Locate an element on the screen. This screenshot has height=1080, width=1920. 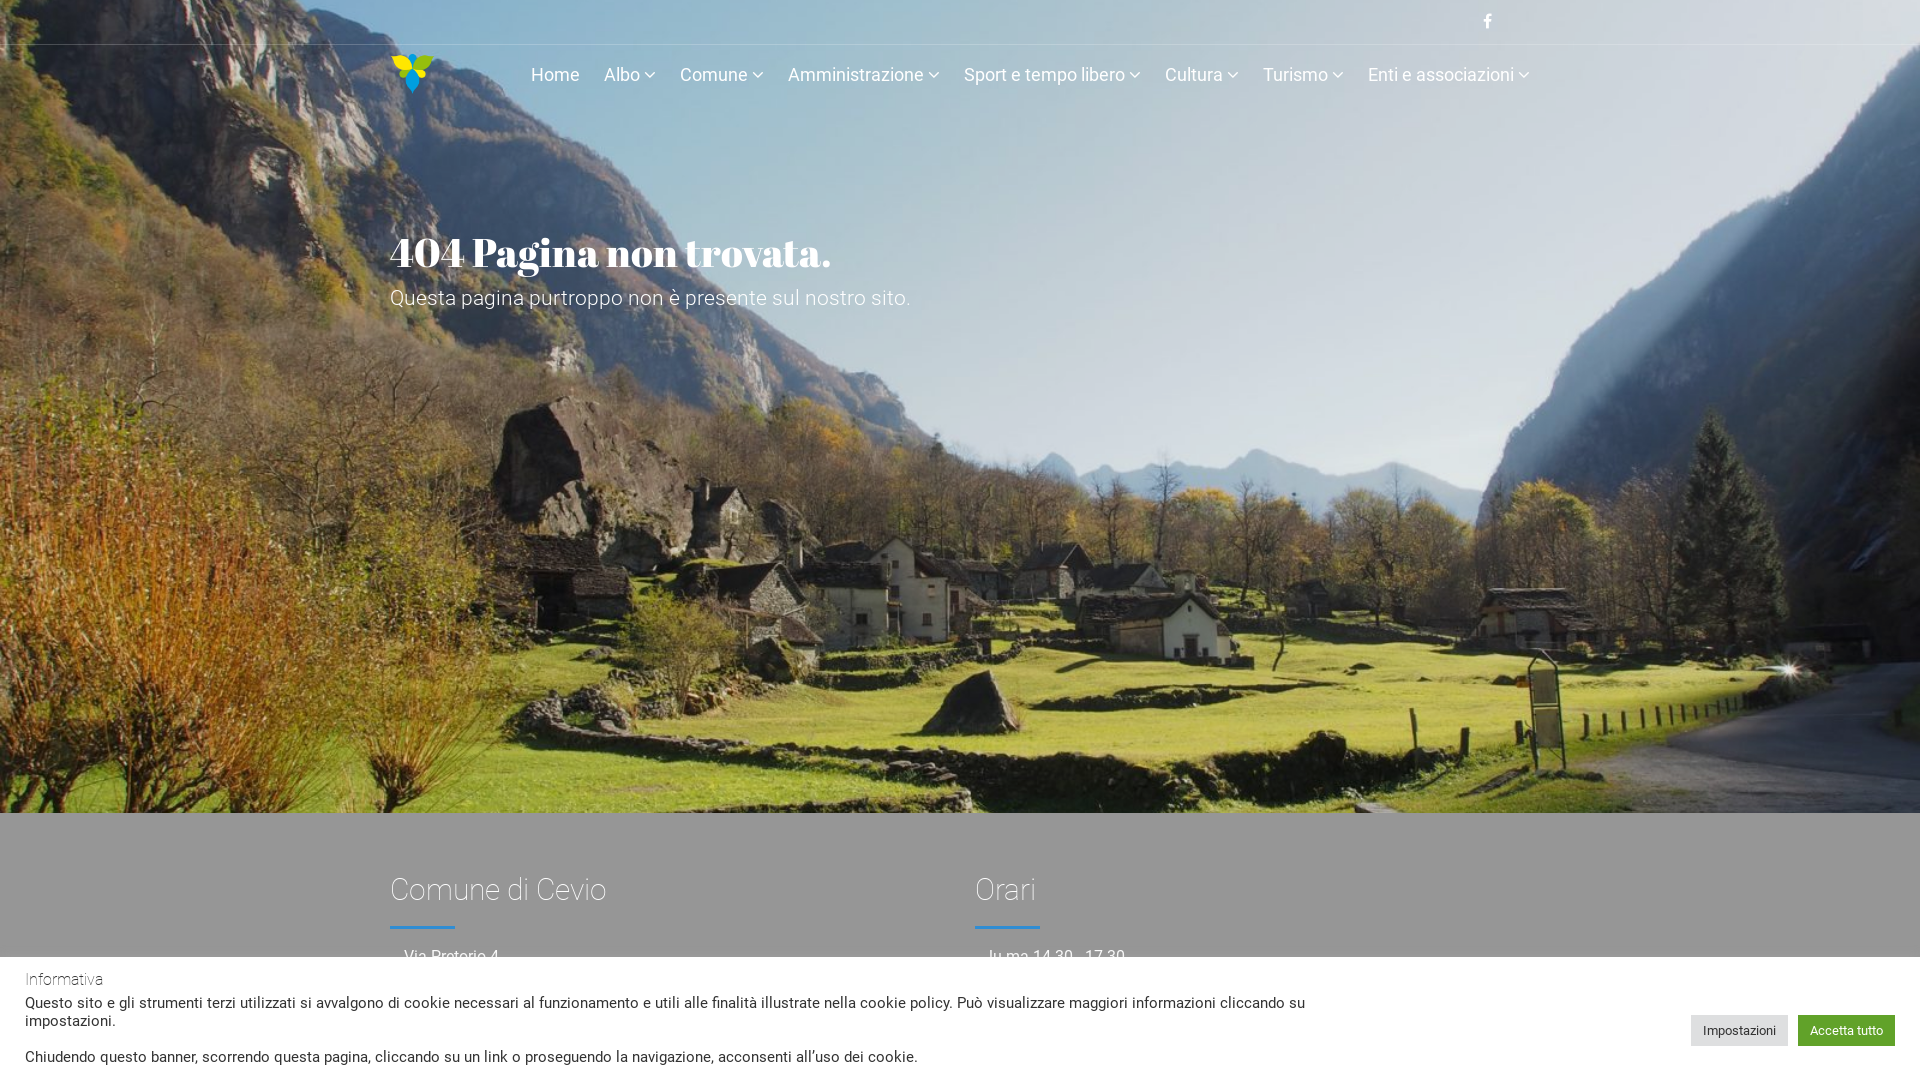
'Turismo' is located at coordinates (1261, 77).